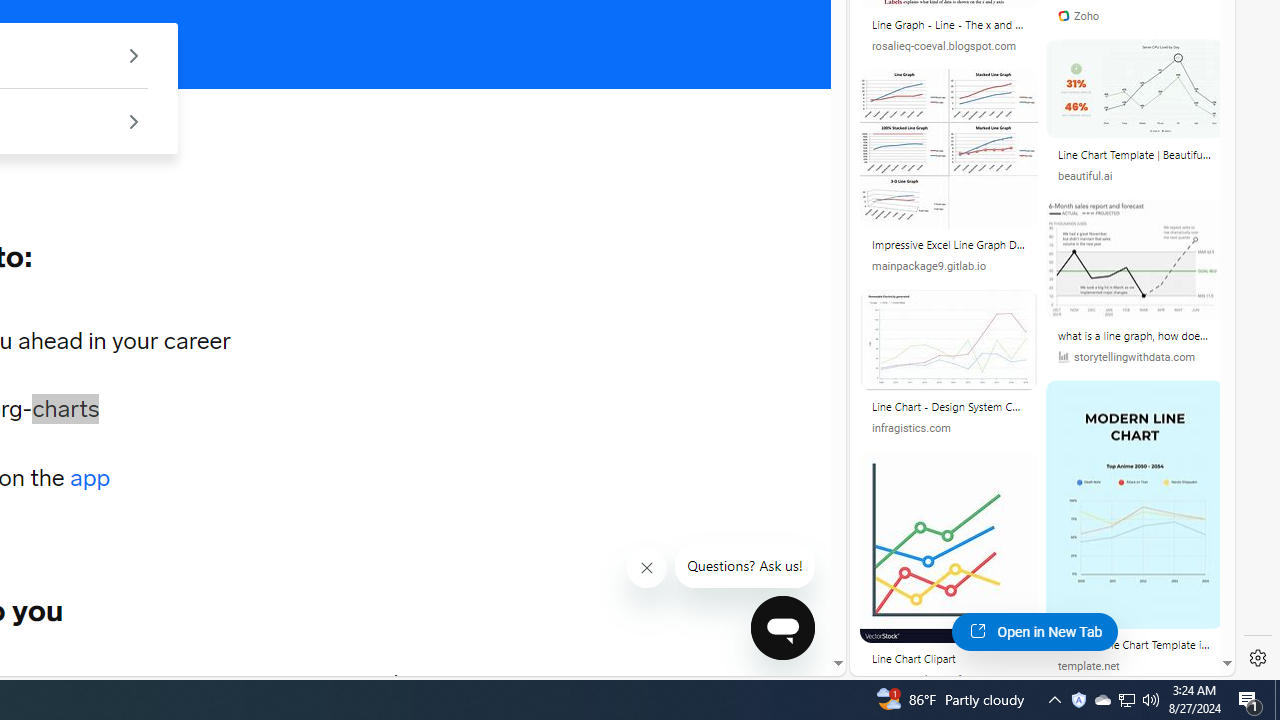 This screenshot has width=1280, height=720. What do you see at coordinates (1134, 503) in the screenshot?
I see `'Image result for Line Chart'` at bounding box center [1134, 503].